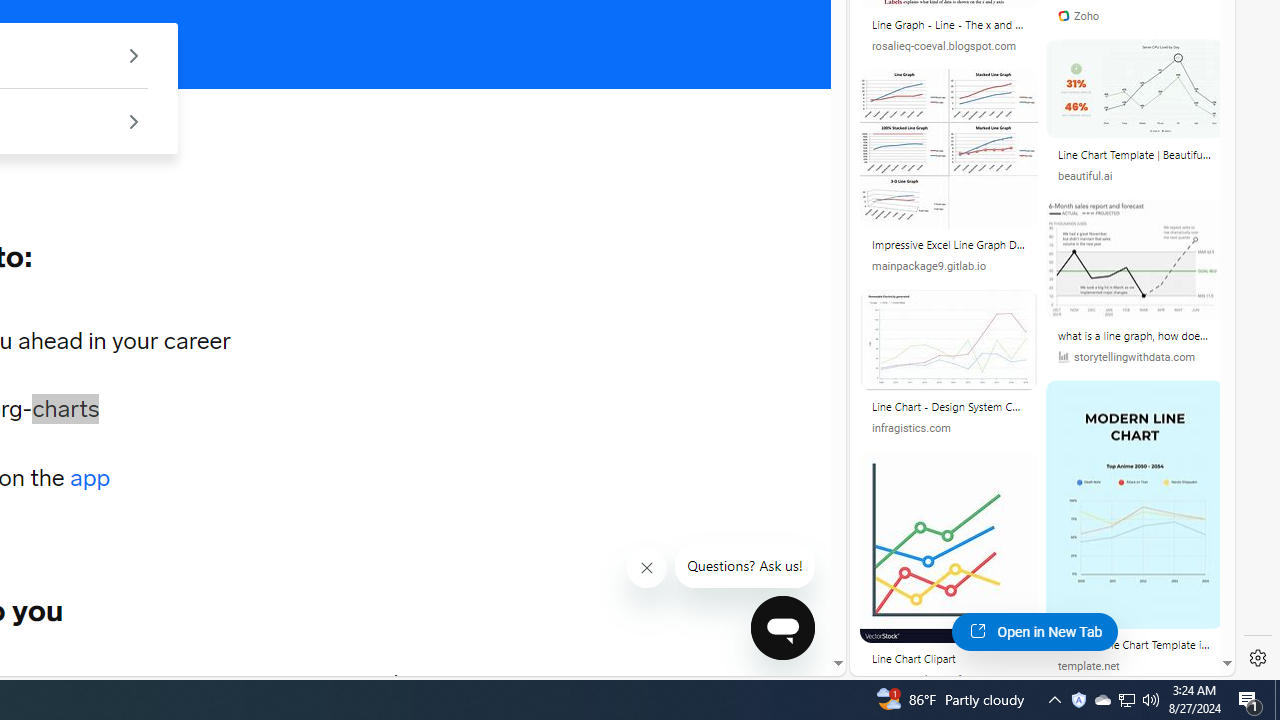 This screenshot has width=1280, height=720. What do you see at coordinates (1134, 503) in the screenshot?
I see `'Image result for Line Chart'` at bounding box center [1134, 503].